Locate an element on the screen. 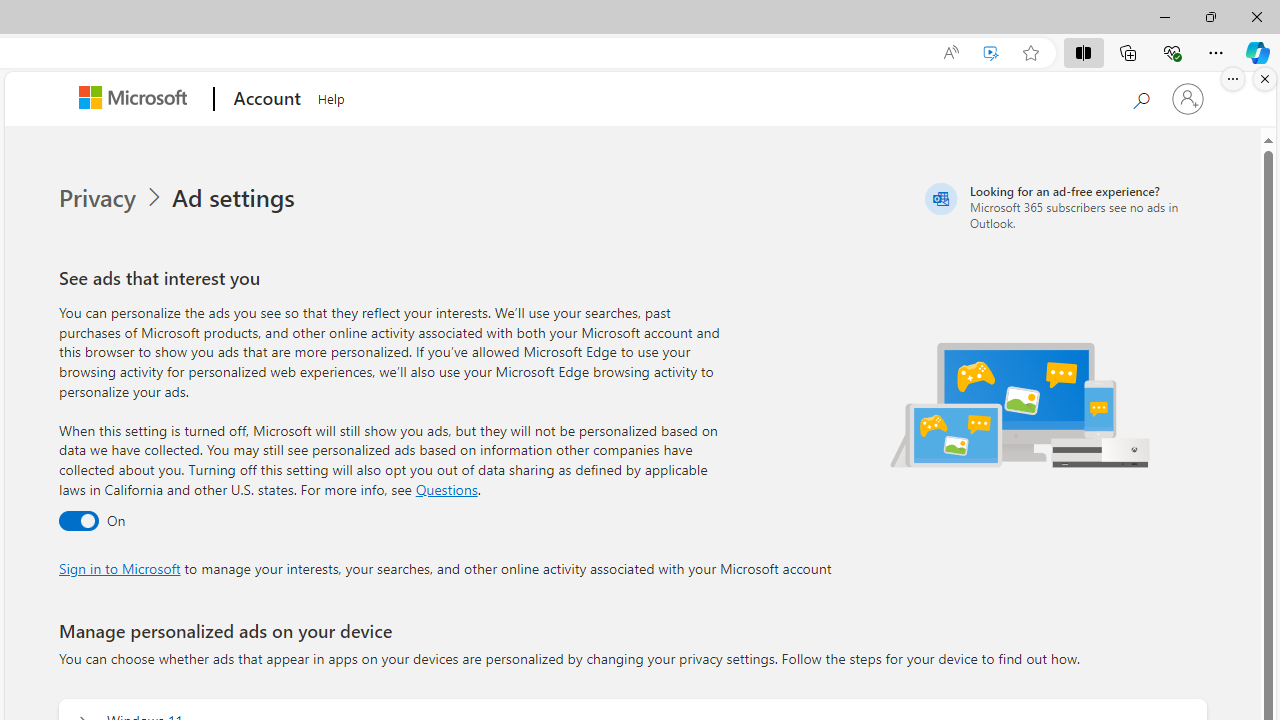  'Split screen' is located at coordinates (1082, 51).